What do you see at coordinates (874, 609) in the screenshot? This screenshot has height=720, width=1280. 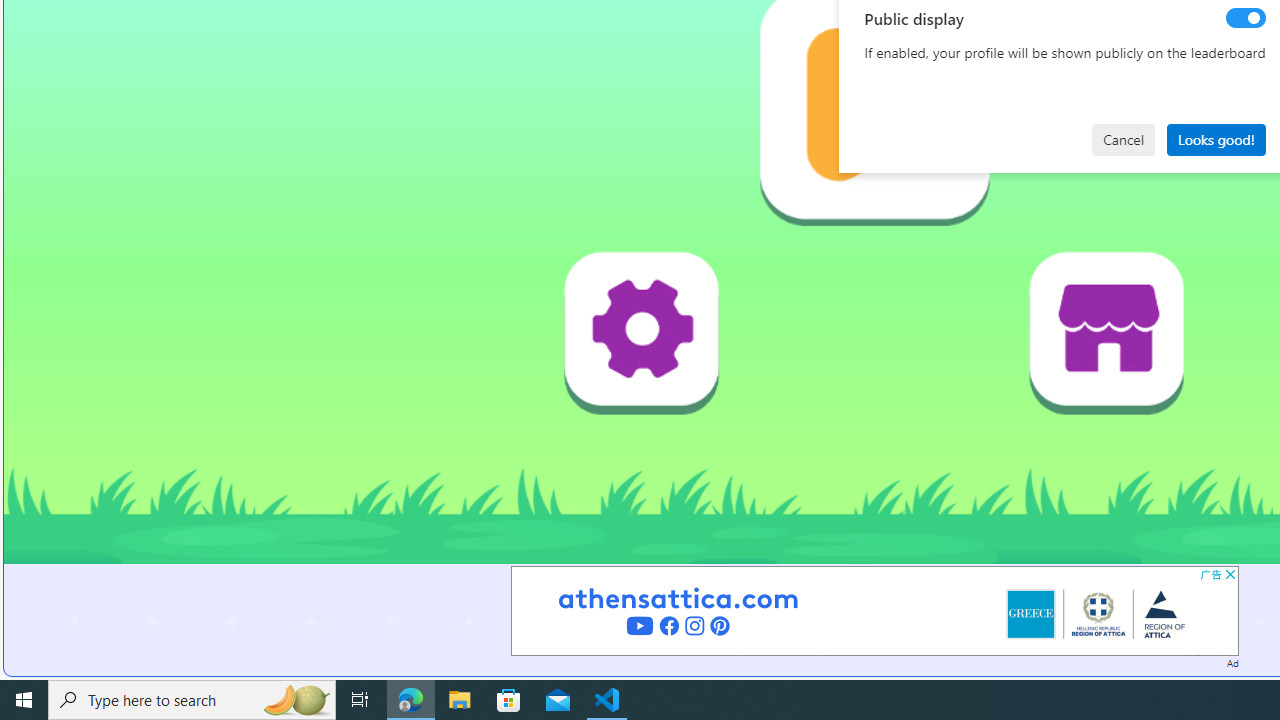 I see `'Advertisement'` at bounding box center [874, 609].